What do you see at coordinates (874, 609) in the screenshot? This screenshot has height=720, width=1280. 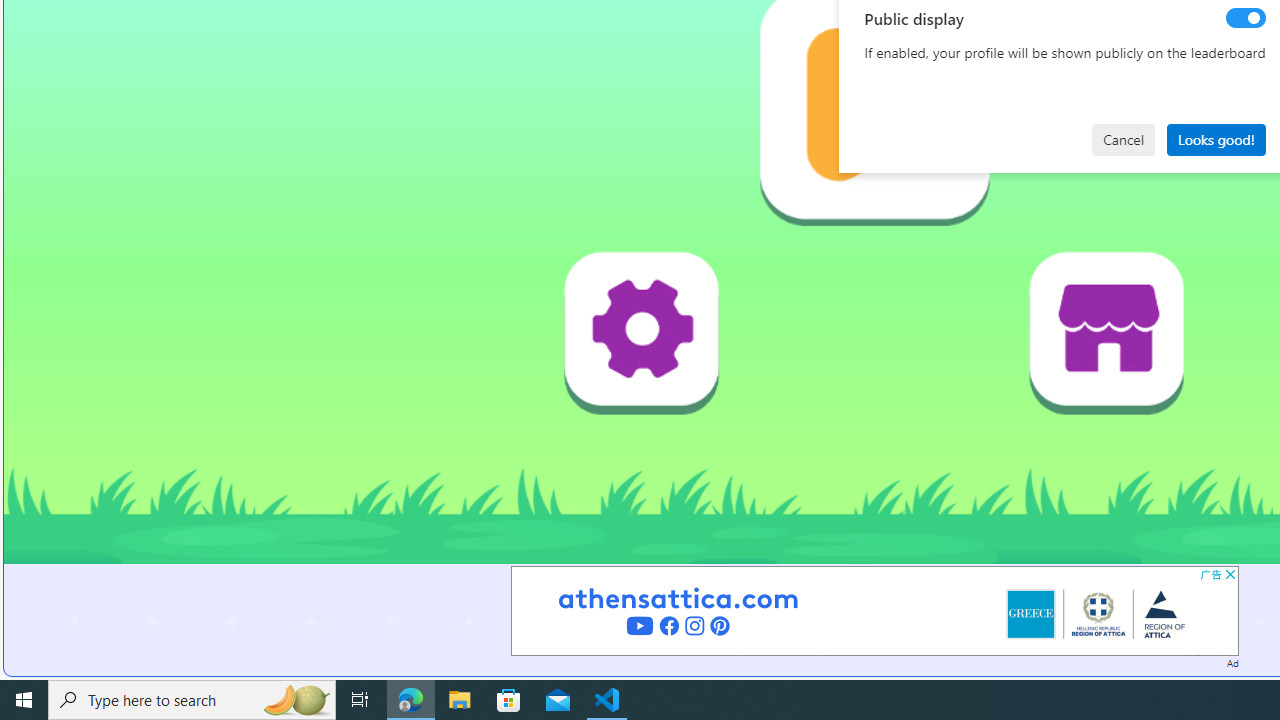 I see `'Advertisement'` at bounding box center [874, 609].